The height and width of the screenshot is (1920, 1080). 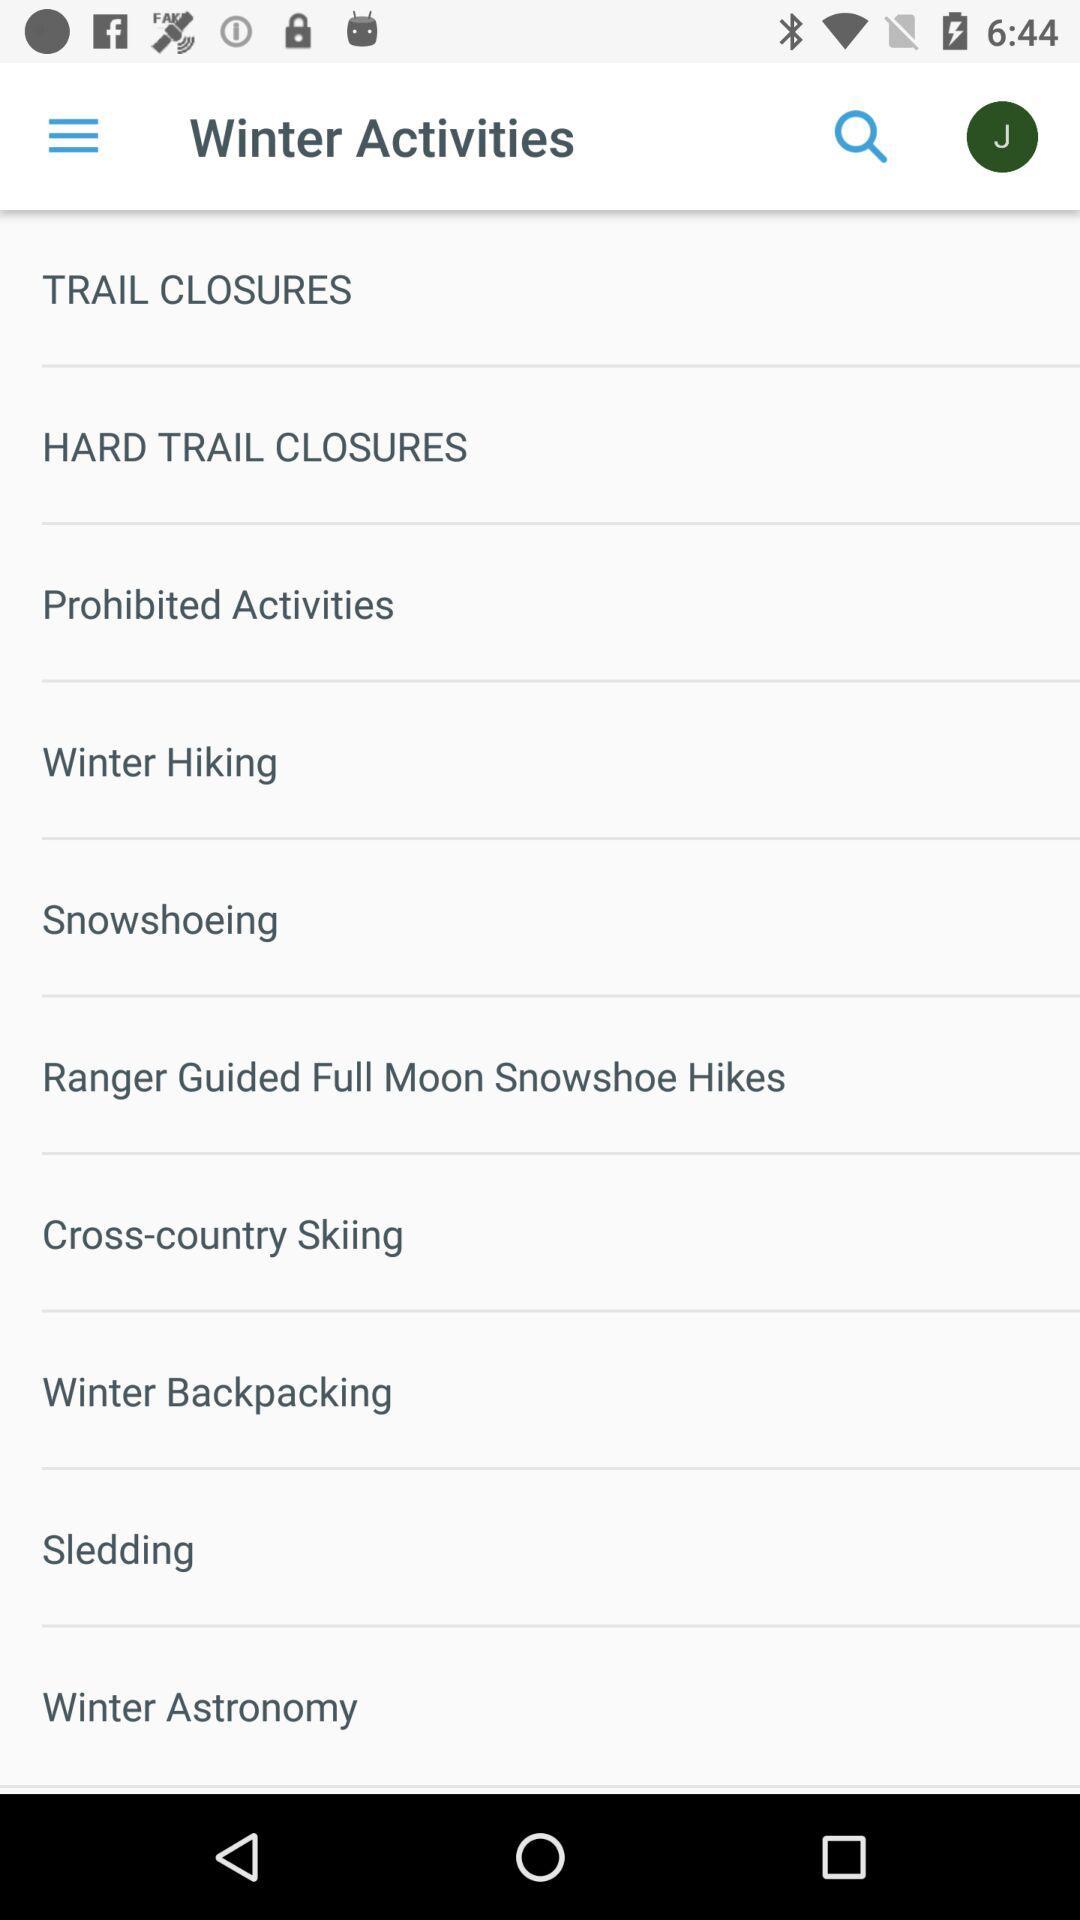 I want to click on the prohibited activities item, so click(x=560, y=602).